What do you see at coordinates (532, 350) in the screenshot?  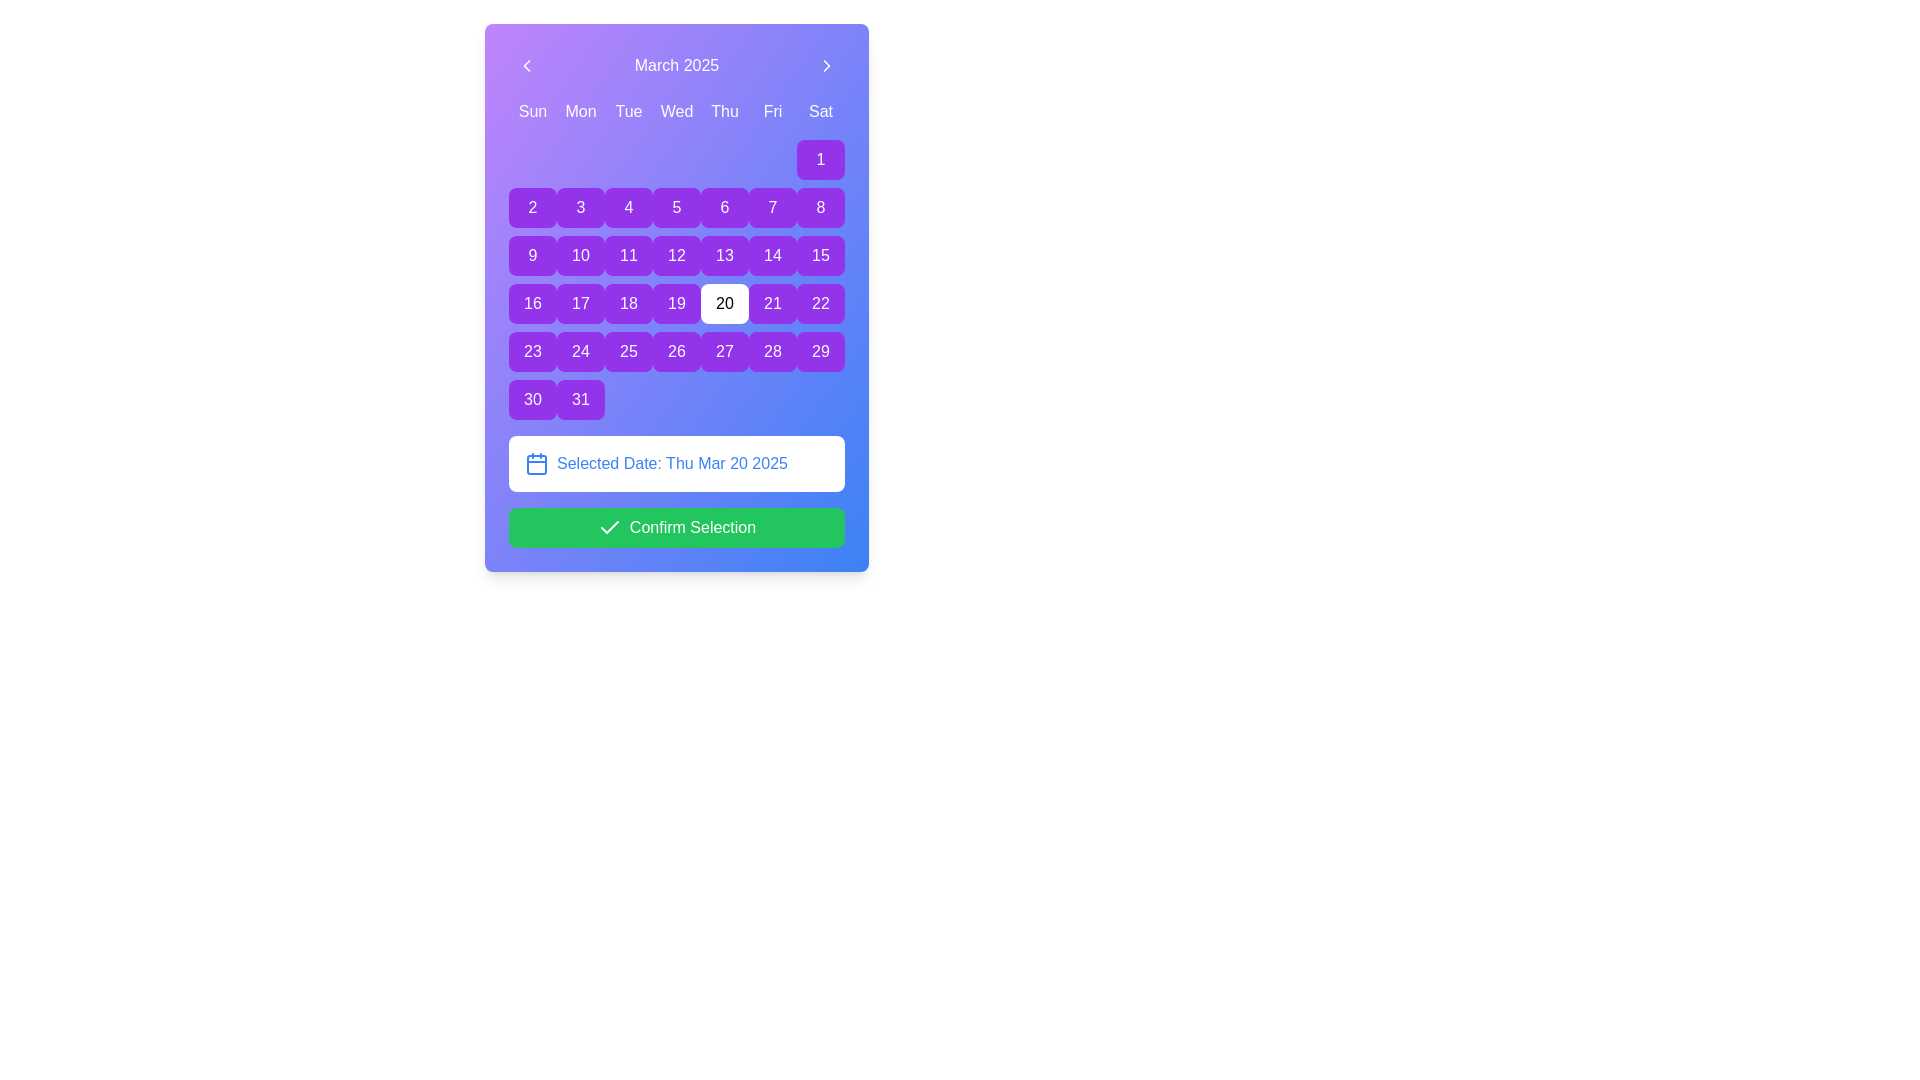 I see `the rounded rectangular button with a purple background and the number '23'` at bounding box center [532, 350].